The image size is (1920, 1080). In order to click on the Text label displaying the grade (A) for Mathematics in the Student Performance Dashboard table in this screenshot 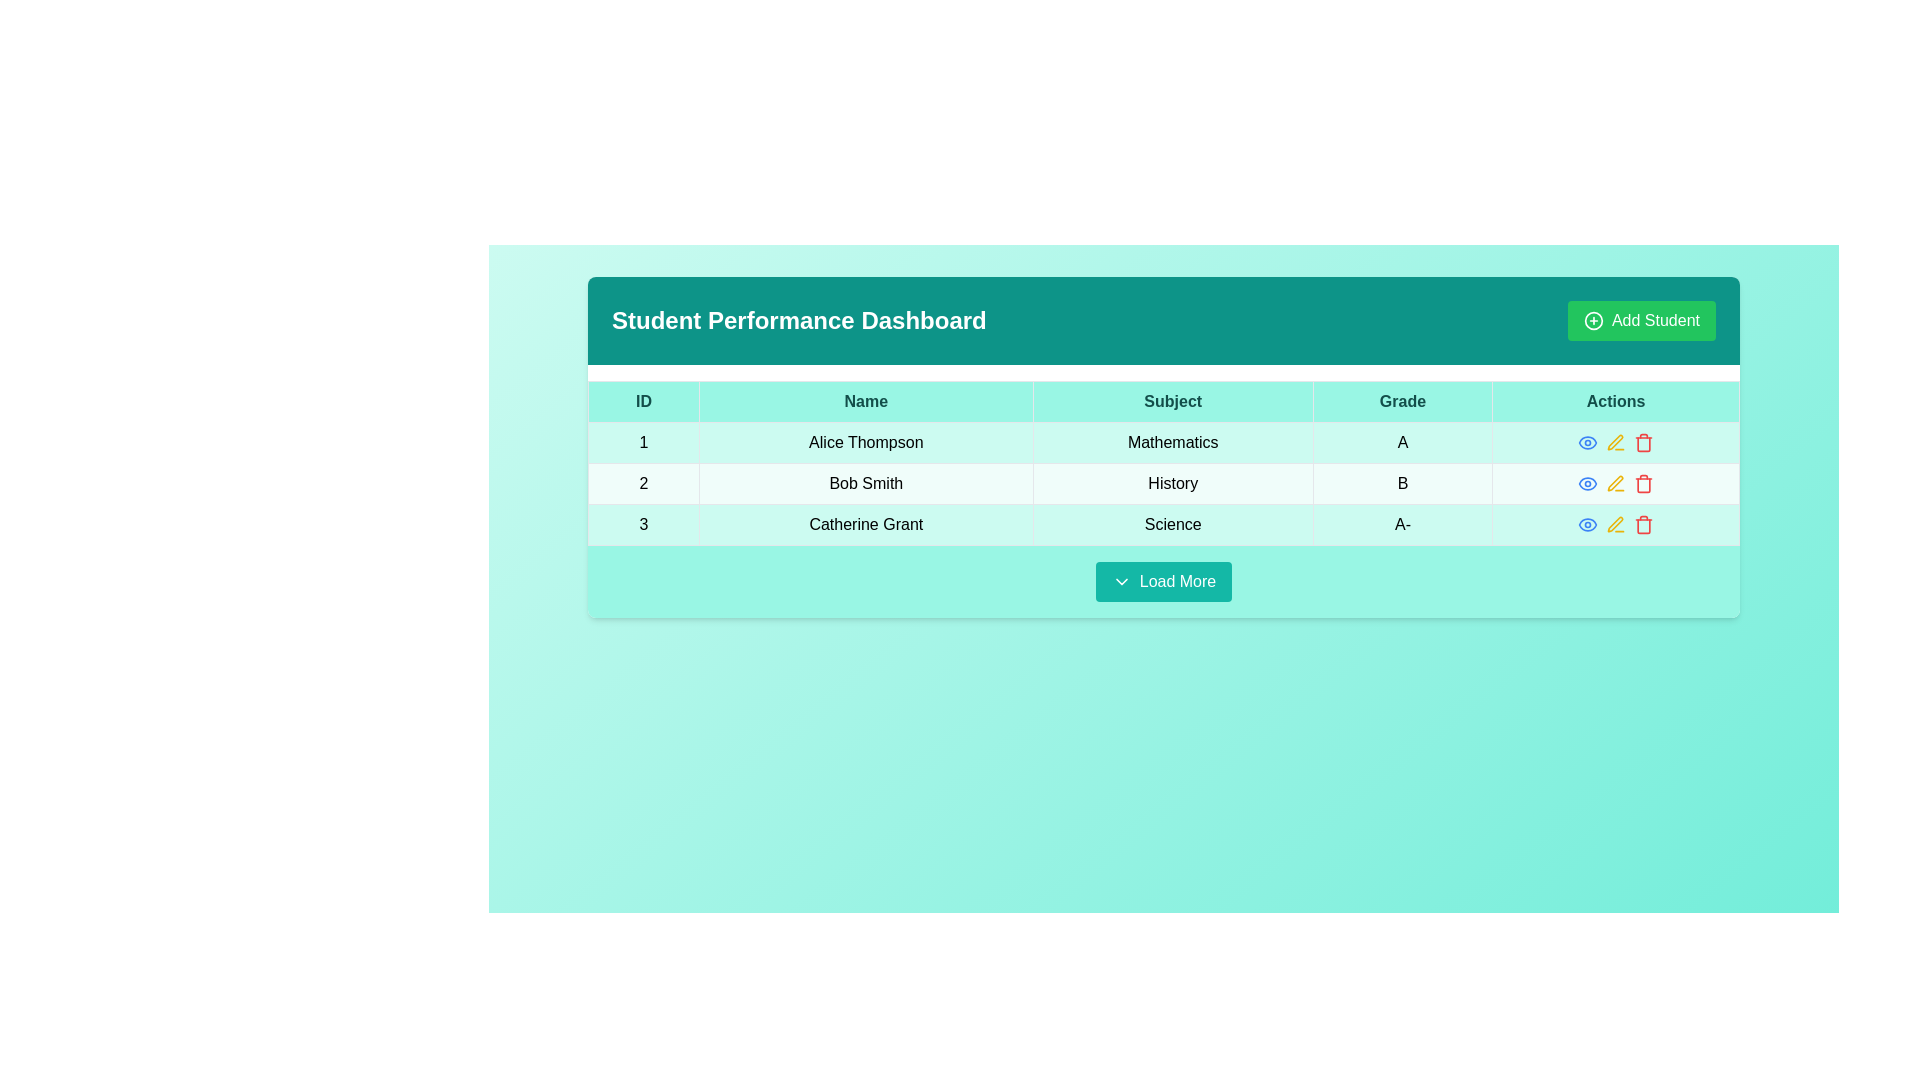, I will do `click(1401, 442)`.